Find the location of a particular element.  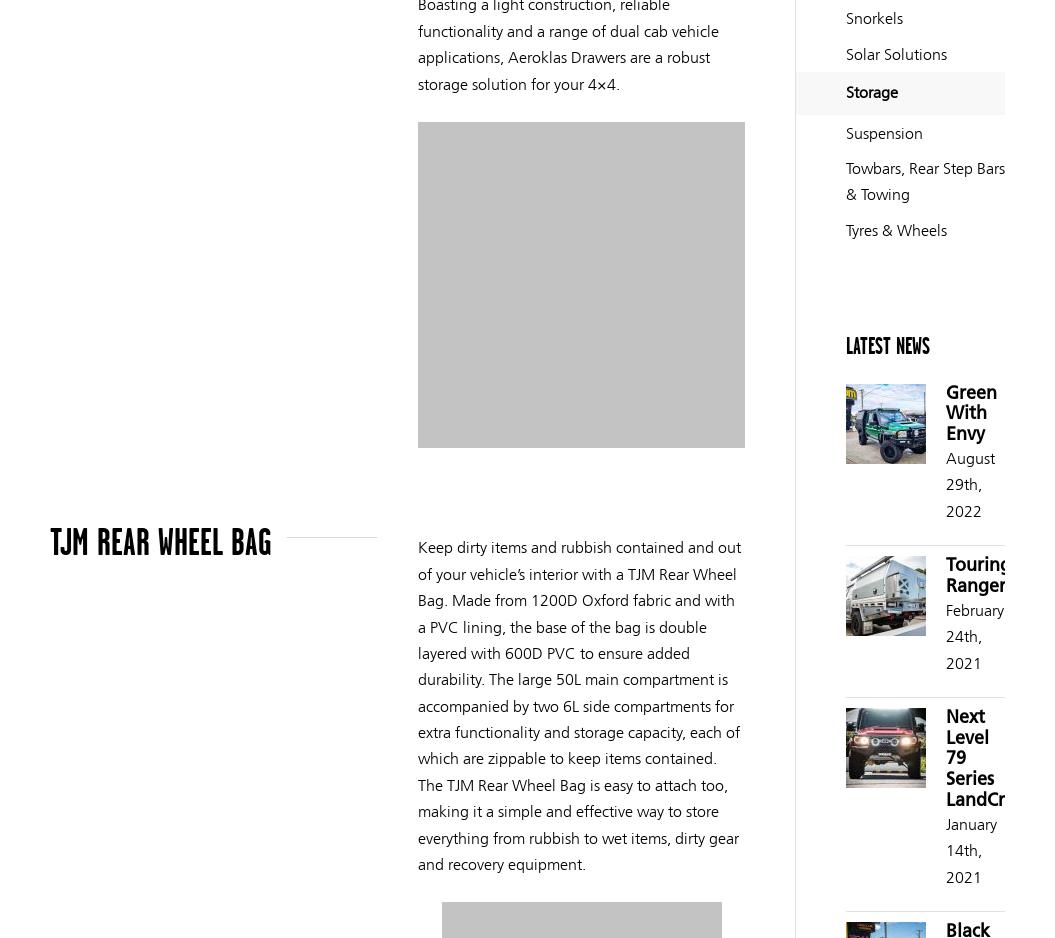

'Solar Solutions' is located at coordinates (844, 52).